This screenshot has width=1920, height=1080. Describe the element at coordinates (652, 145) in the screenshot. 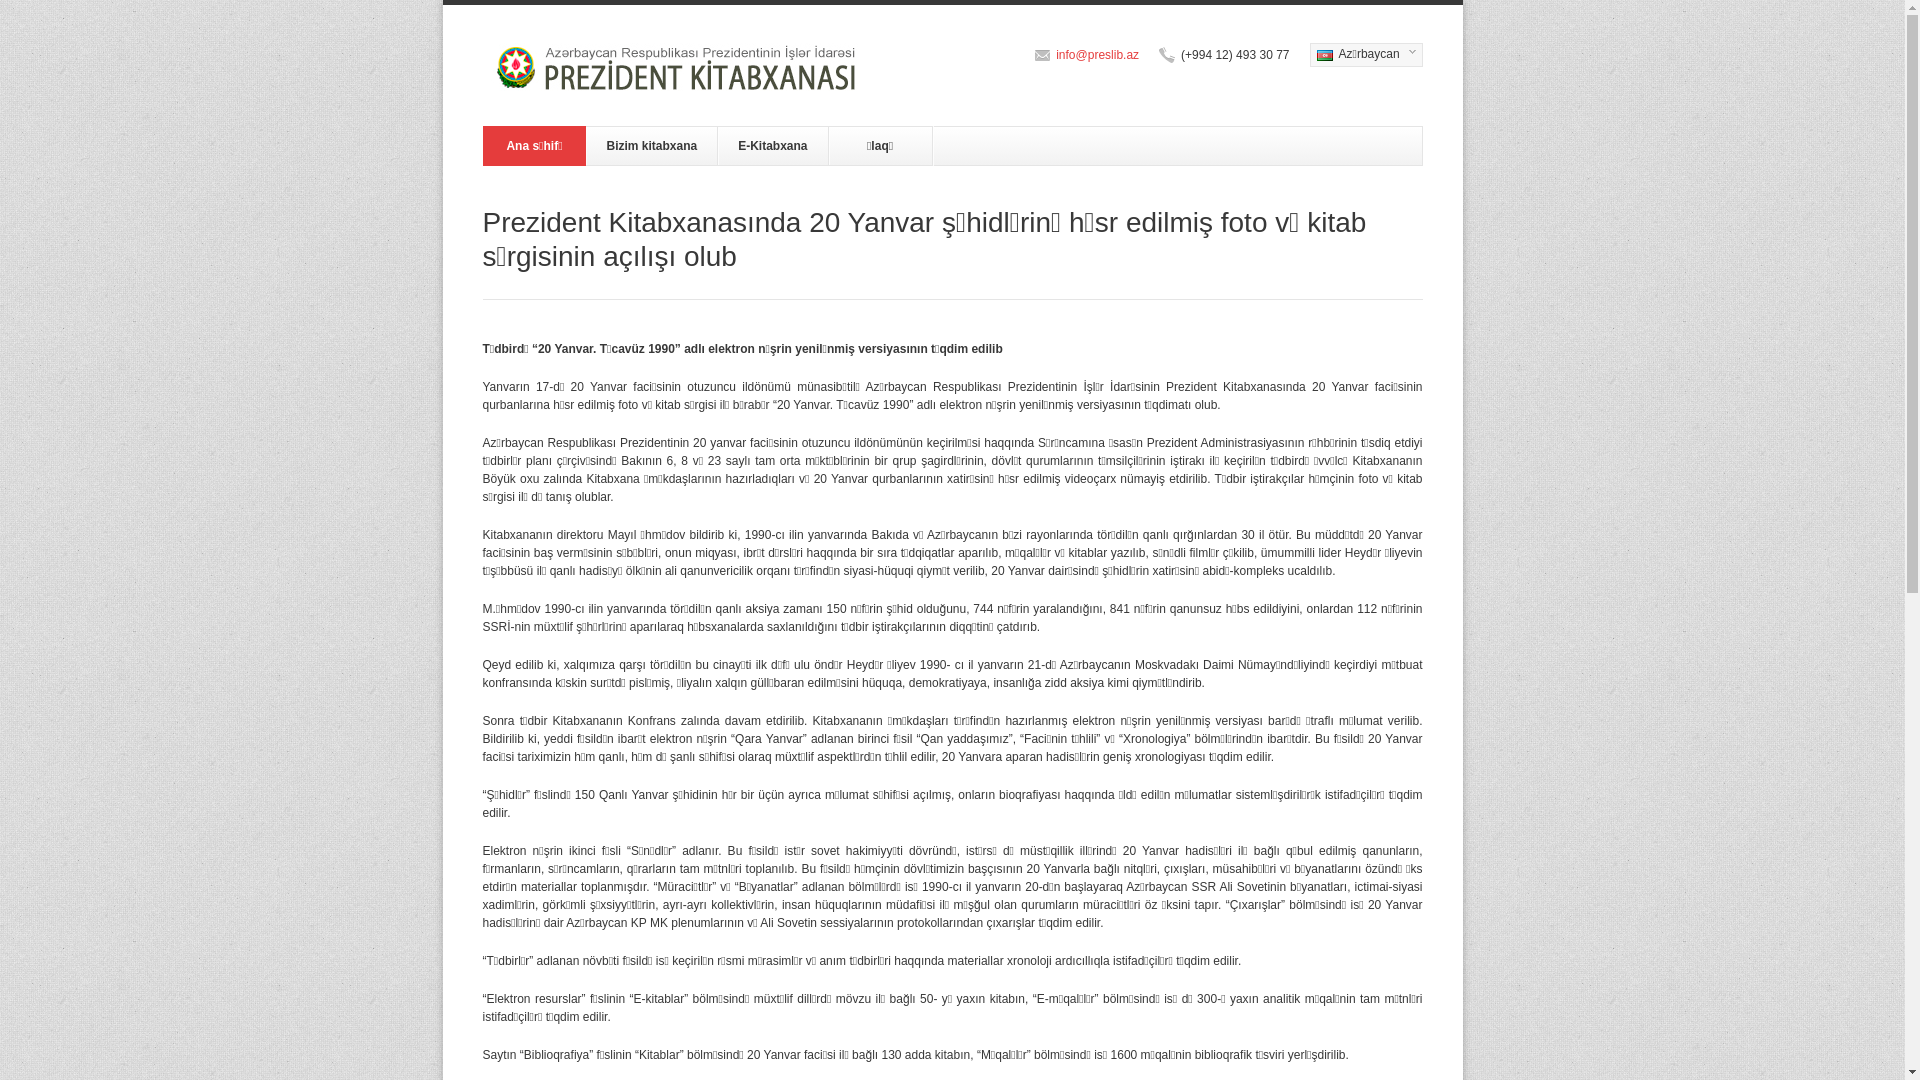

I see `'Bizim kitabxana'` at that location.